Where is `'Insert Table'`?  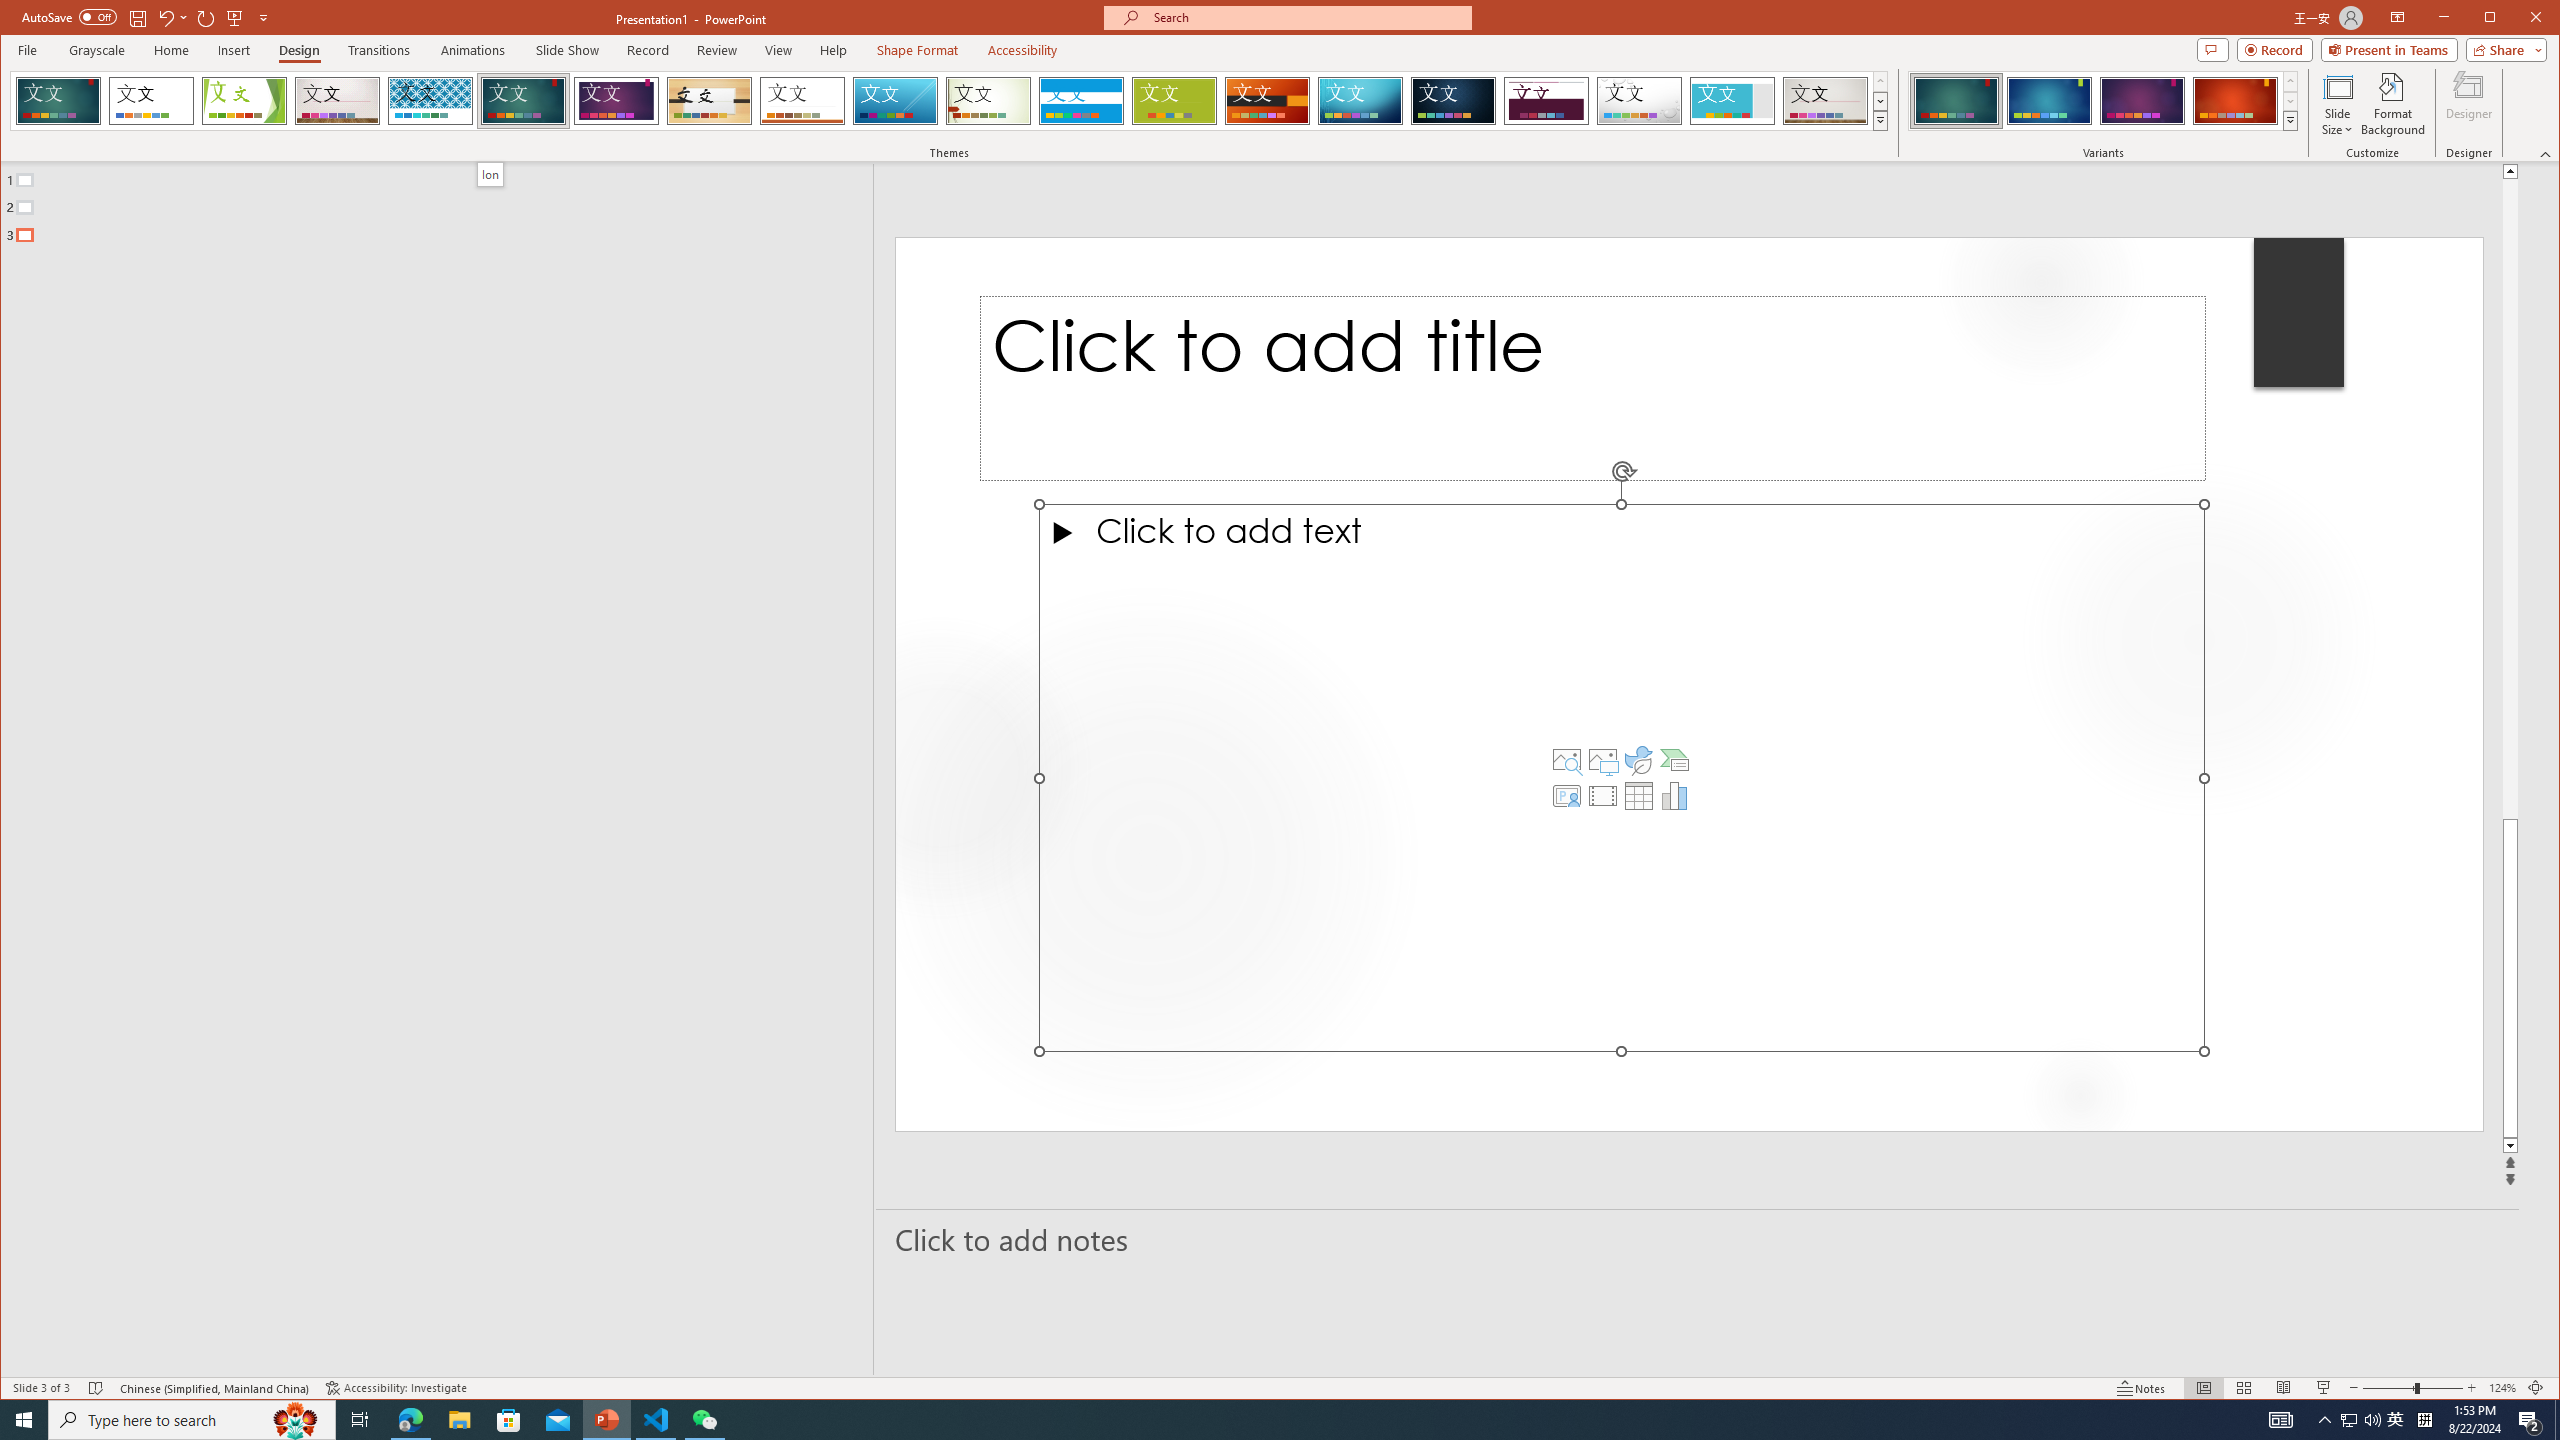
'Insert Table' is located at coordinates (1638, 796).